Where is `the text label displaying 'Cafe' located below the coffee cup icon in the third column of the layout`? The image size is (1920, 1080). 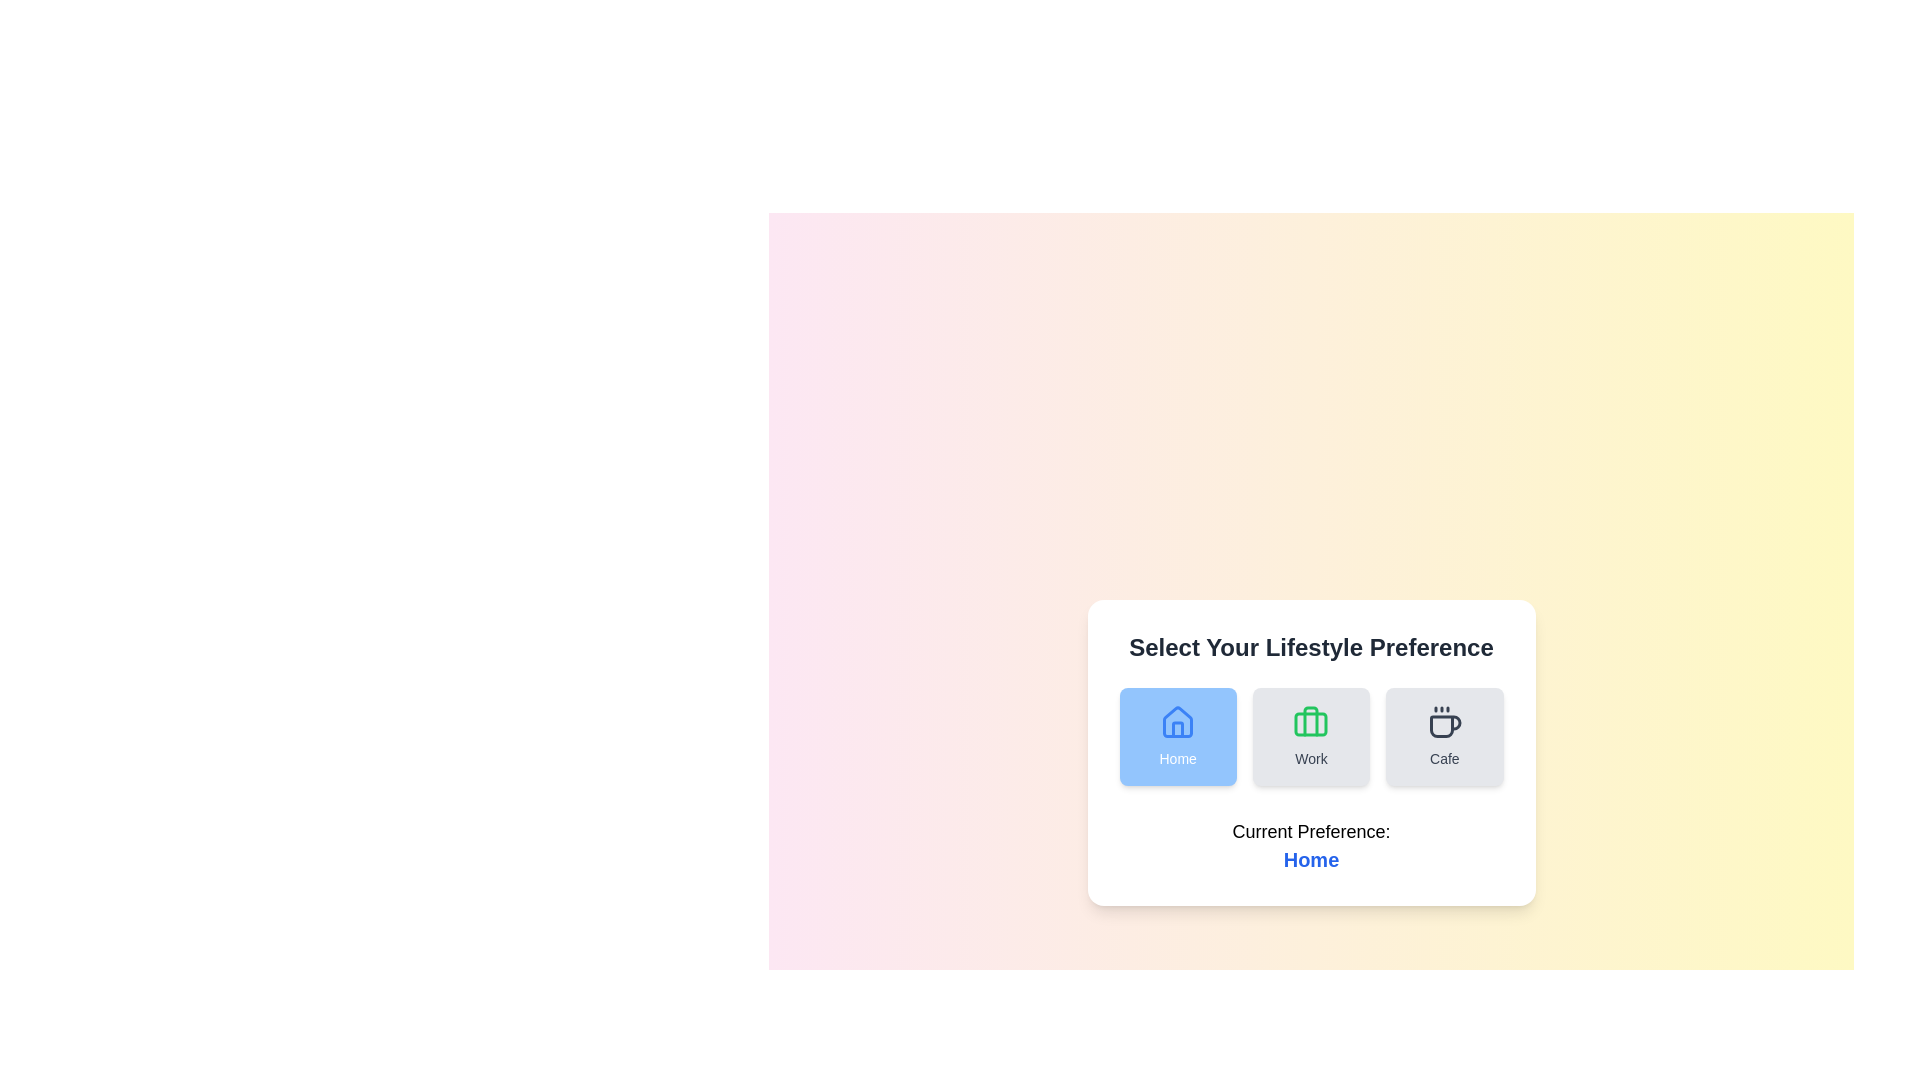 the text label displaying 'Cafe' located below the coffee cup icon in the third column of the layout is located at coordinates (1444, 759).